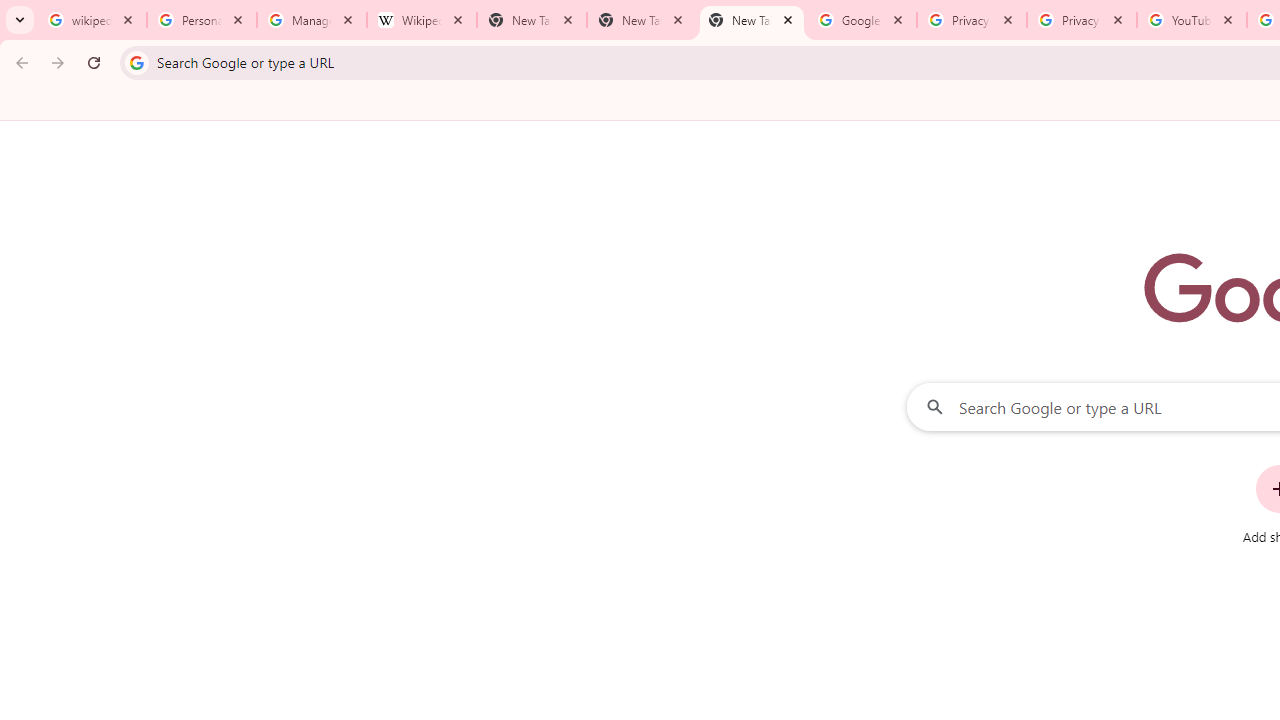 The image size is (1280, 720). What do you see at coordinates (202, 20) in the screenshot?
I see `'Personalization & Google Search results - Google Search Help'` at bounding box center [202, 20].